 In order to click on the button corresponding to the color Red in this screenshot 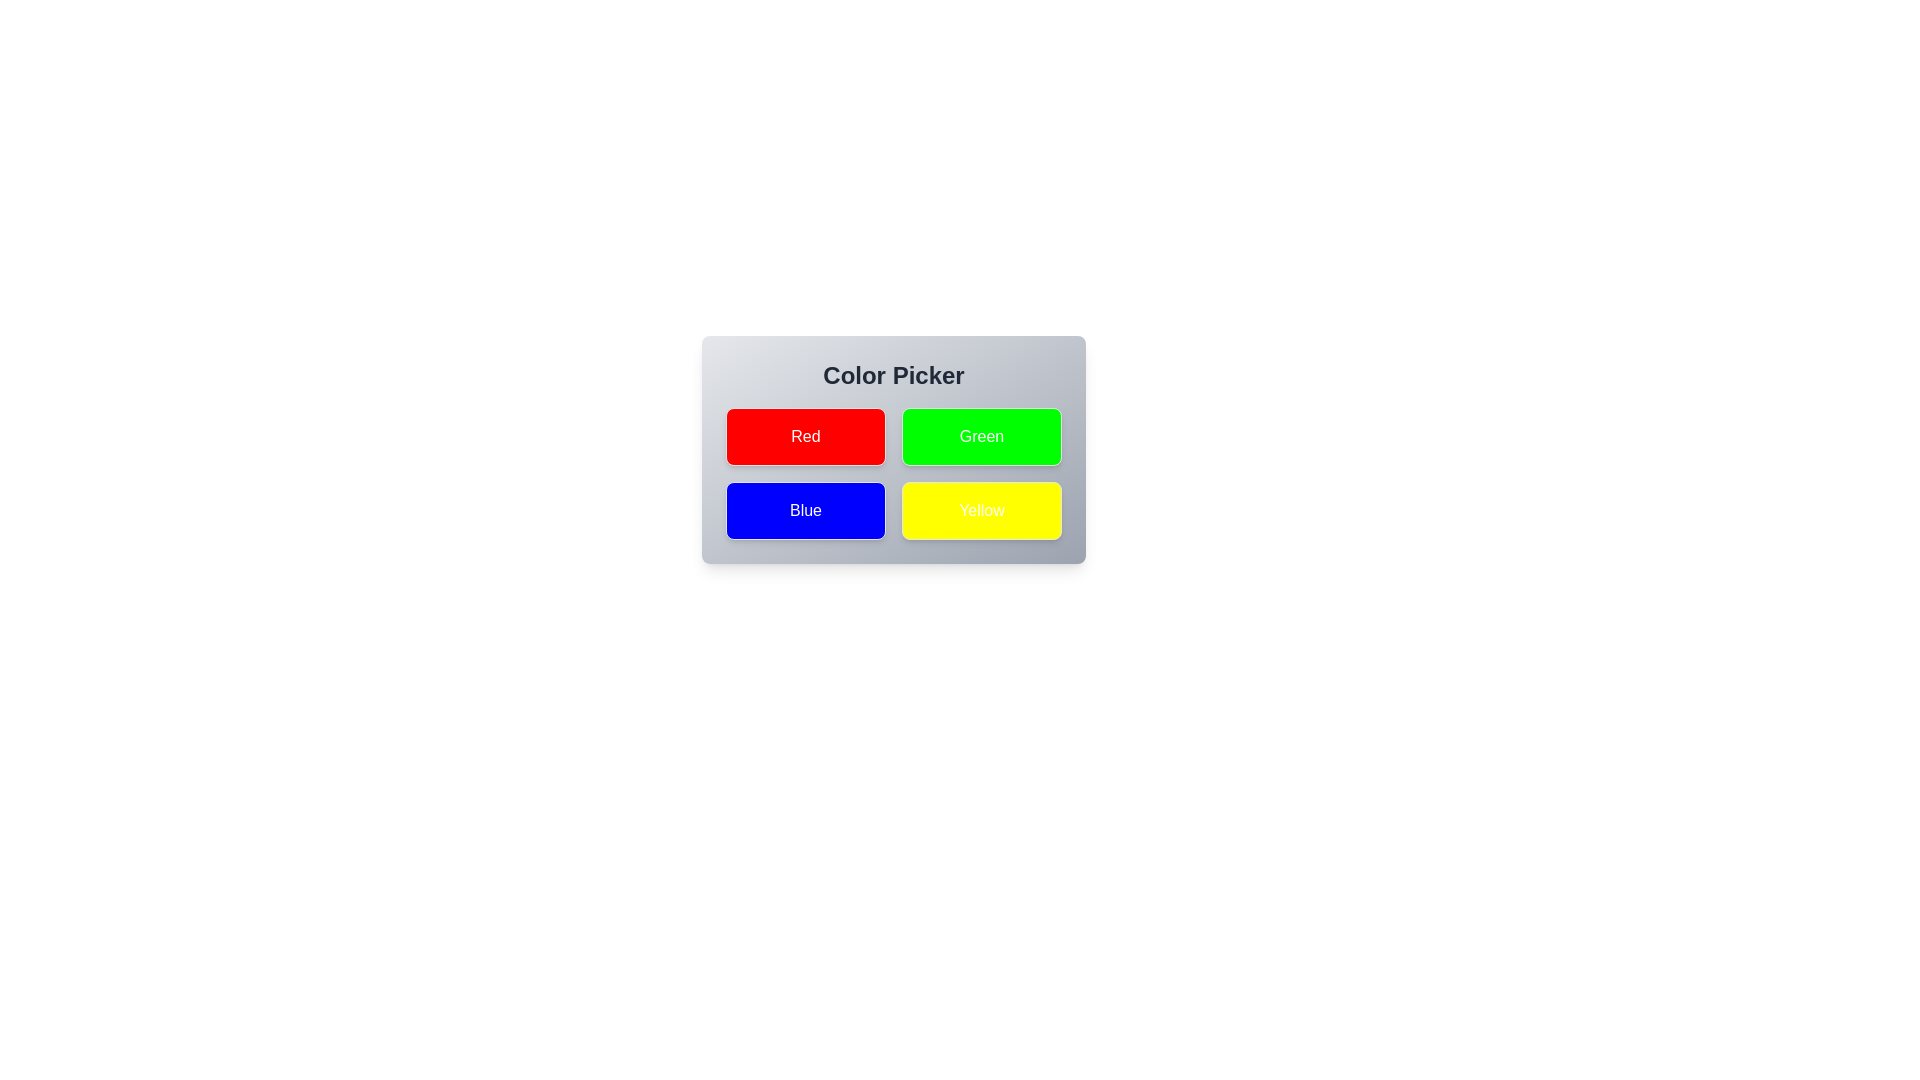, I will do `click(806, 435)`.